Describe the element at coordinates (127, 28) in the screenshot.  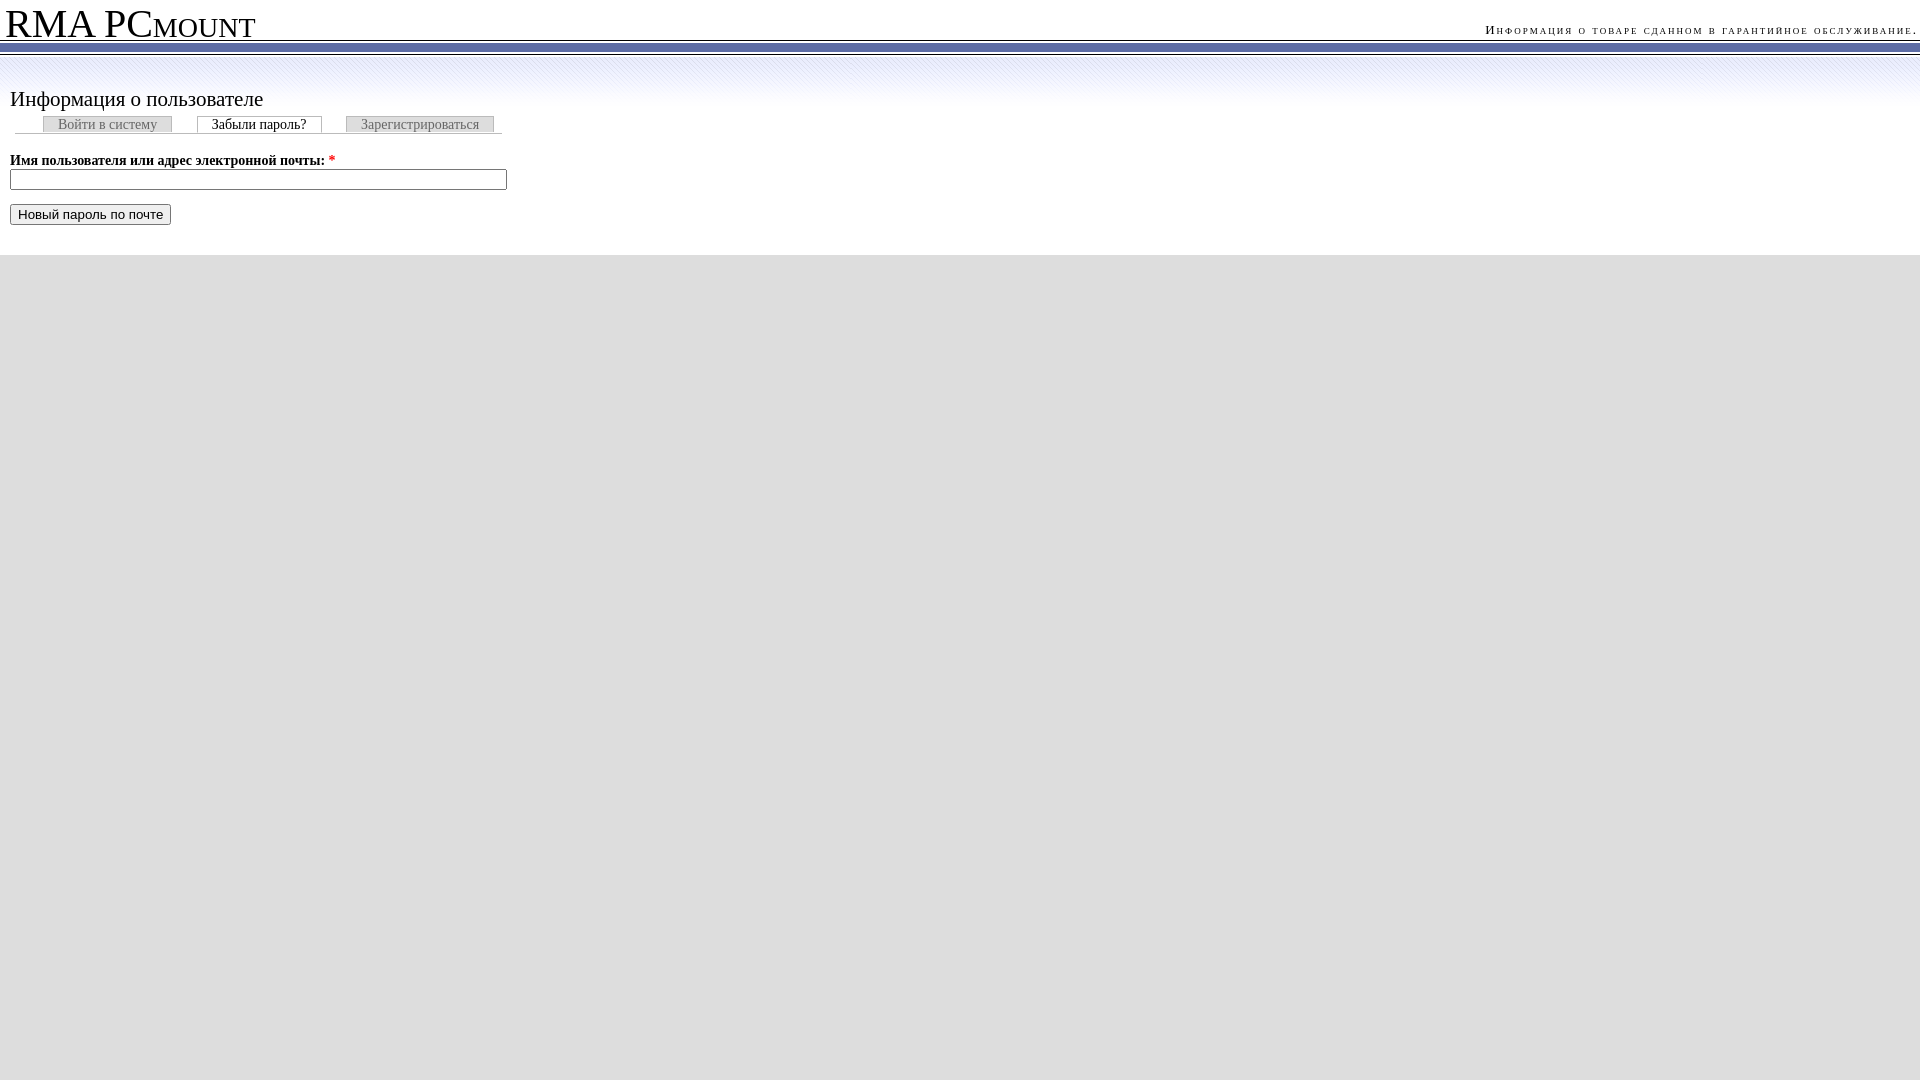
I see `'RMA PCmount'` at that location.